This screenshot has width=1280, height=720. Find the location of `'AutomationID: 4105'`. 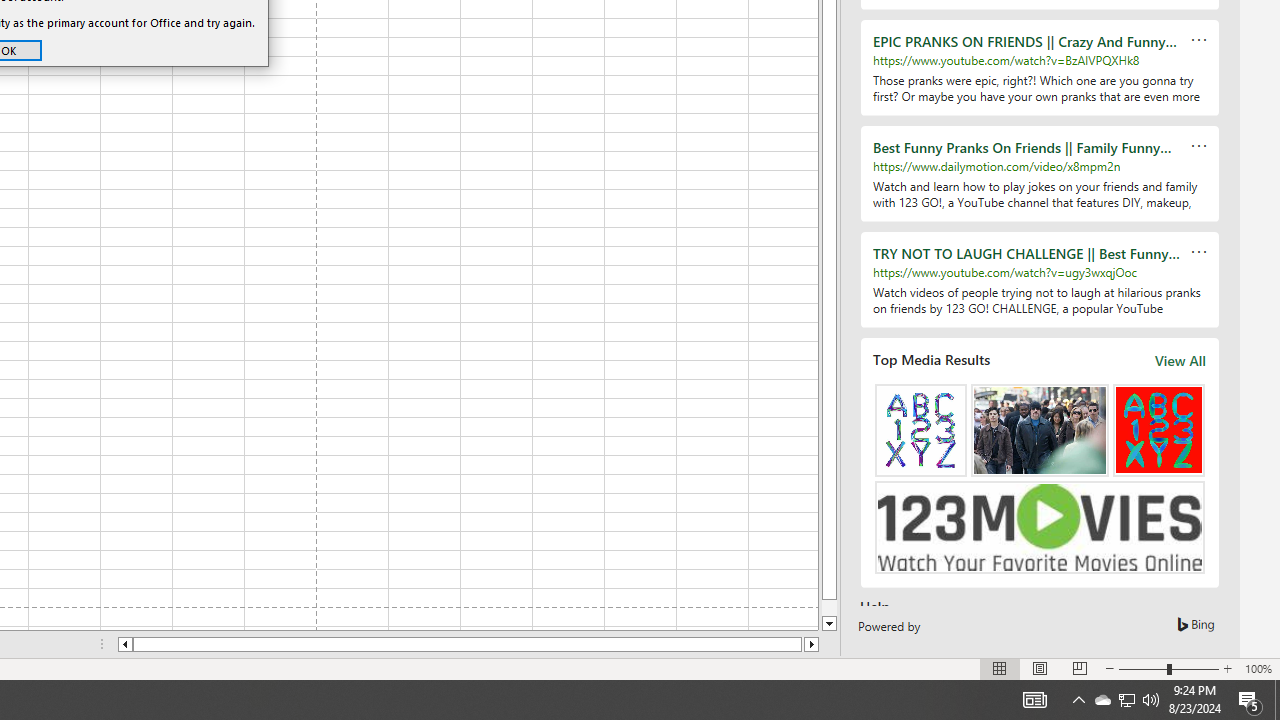

'AutomationID: 4105' is located at coordinates (1034, 698).